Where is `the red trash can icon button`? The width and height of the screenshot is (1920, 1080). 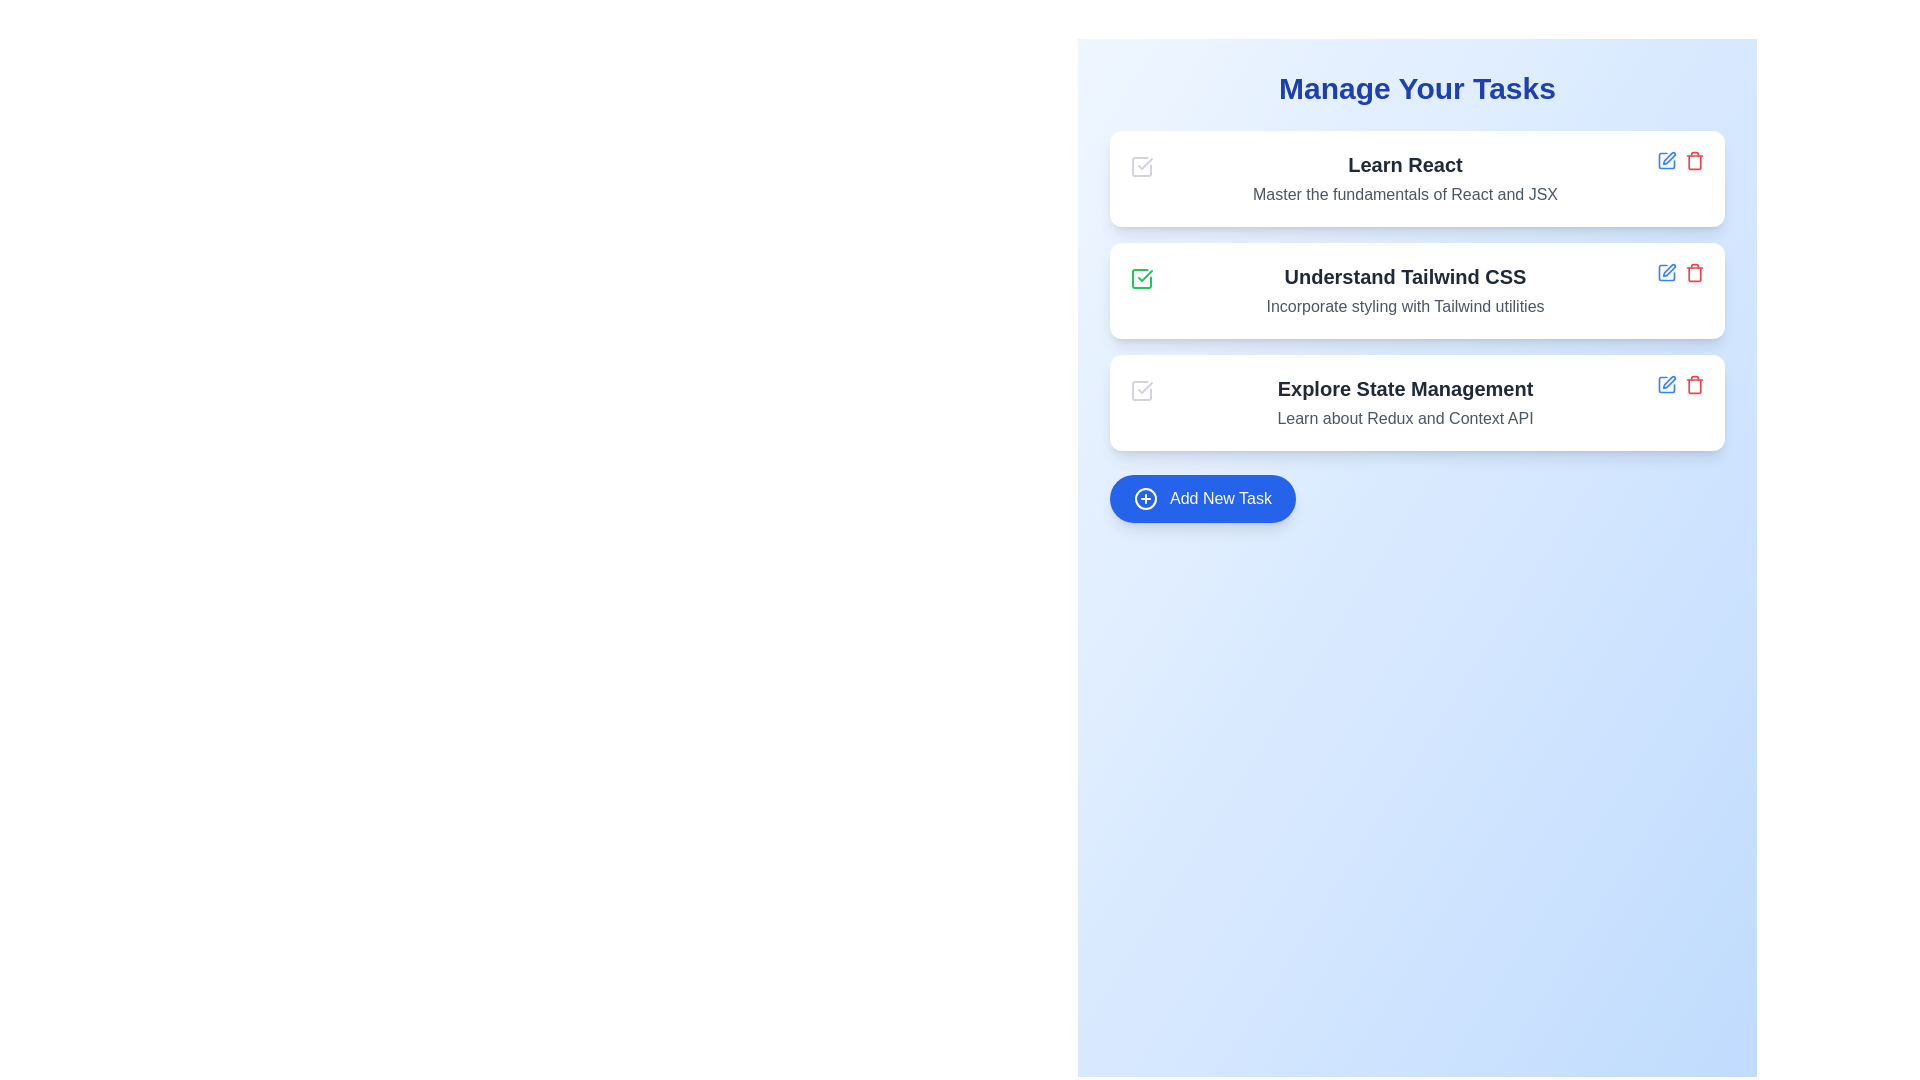 the red trash can icon button is located at coordinates (1693, 273).